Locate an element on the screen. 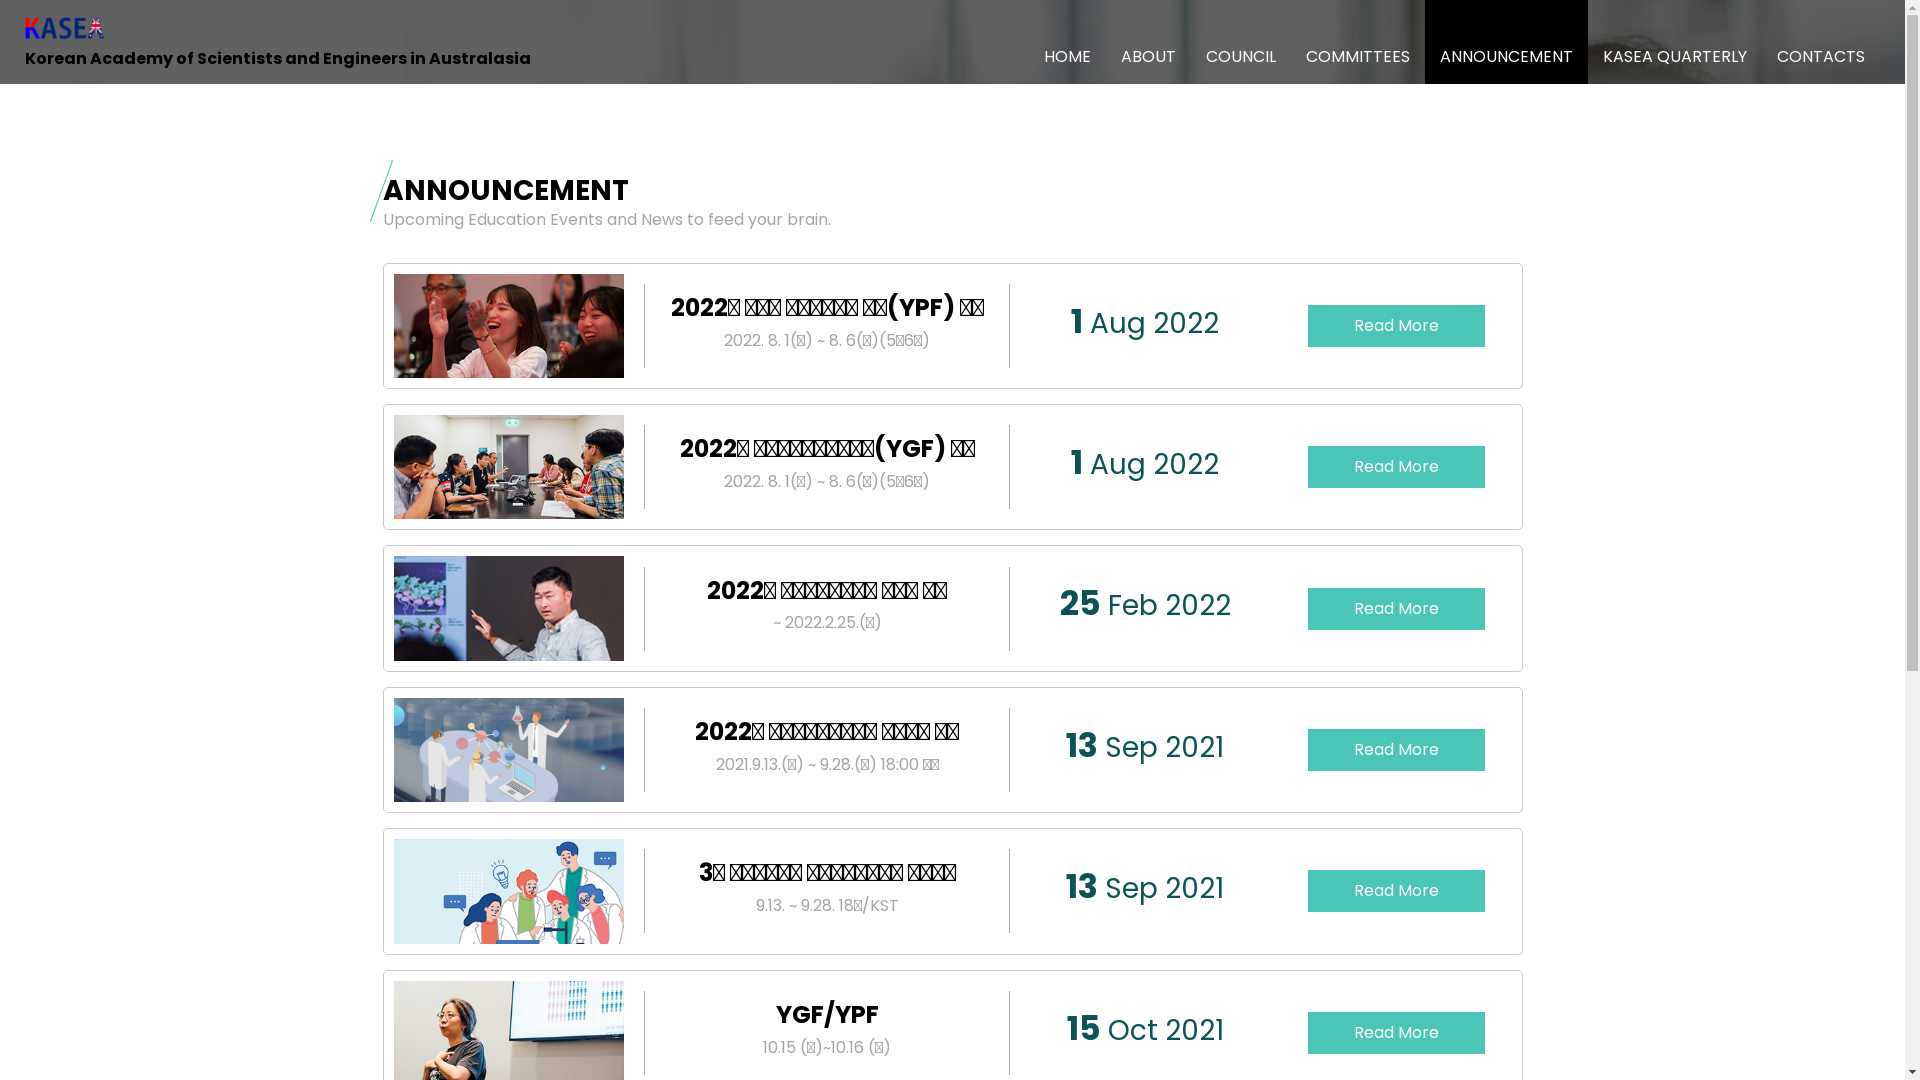 This screenshot has width=1920, height=1080. 'Read More' is located at coordinates (1395, 325).